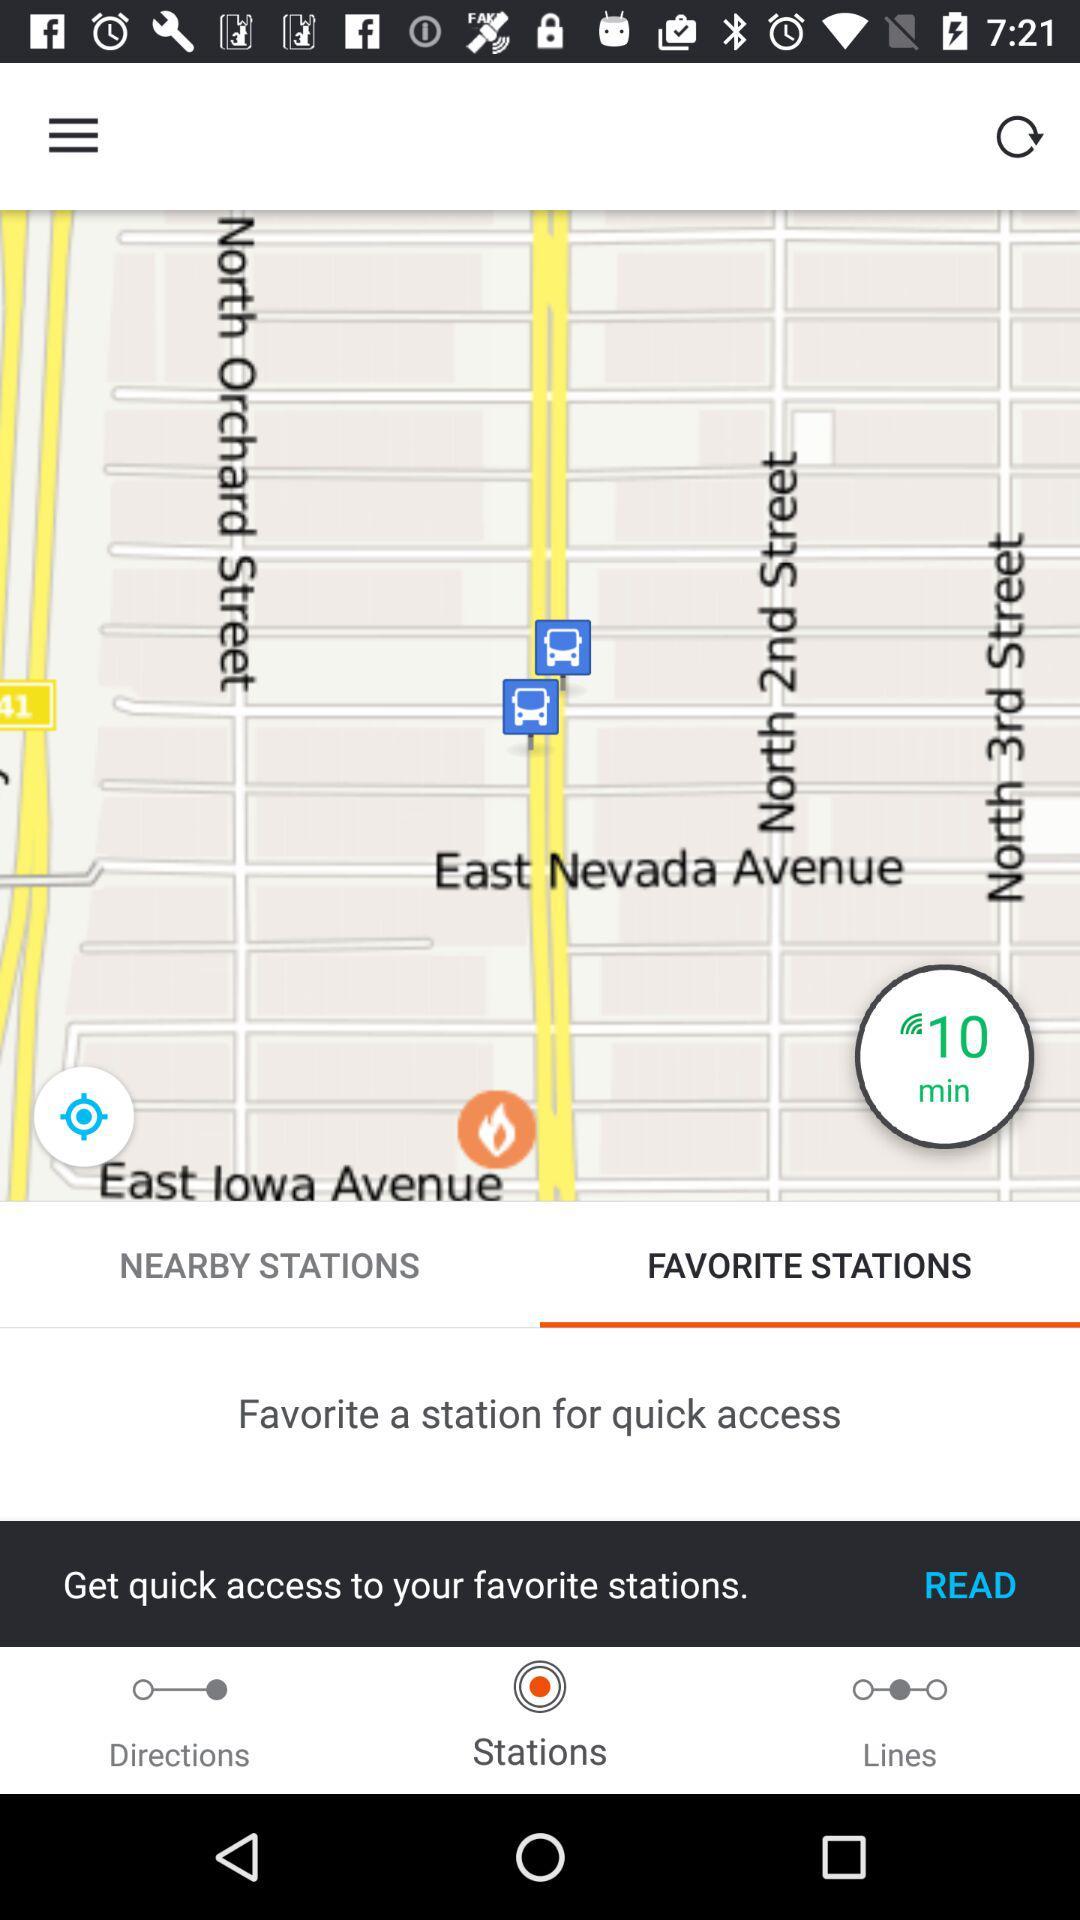  What do you see at coordinates (83, 1115) in the screenshot?
I see `the location_crosshair icon` at bounding box center [83, 1115].